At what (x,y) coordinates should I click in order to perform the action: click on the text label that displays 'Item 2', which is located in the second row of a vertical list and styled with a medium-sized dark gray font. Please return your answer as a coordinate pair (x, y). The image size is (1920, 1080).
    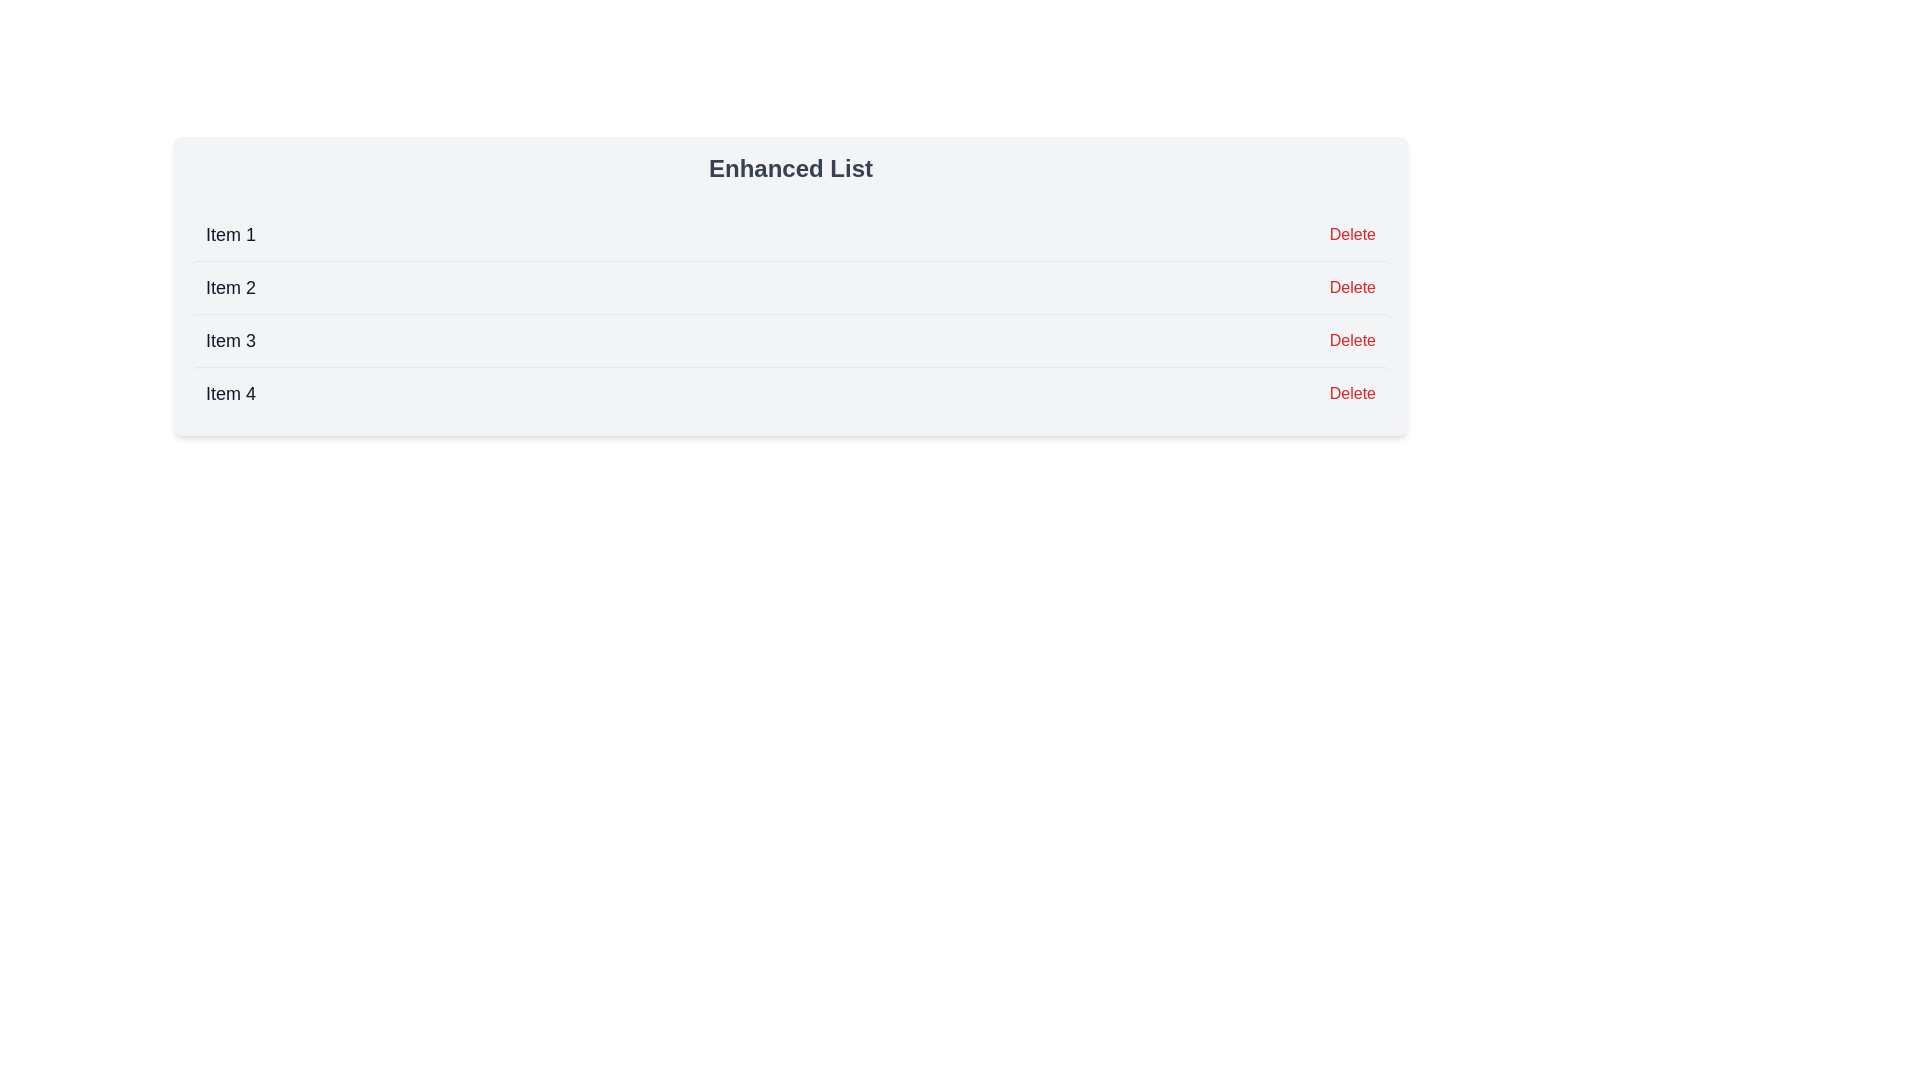
    Looking at the image, I should click on (230, 288).